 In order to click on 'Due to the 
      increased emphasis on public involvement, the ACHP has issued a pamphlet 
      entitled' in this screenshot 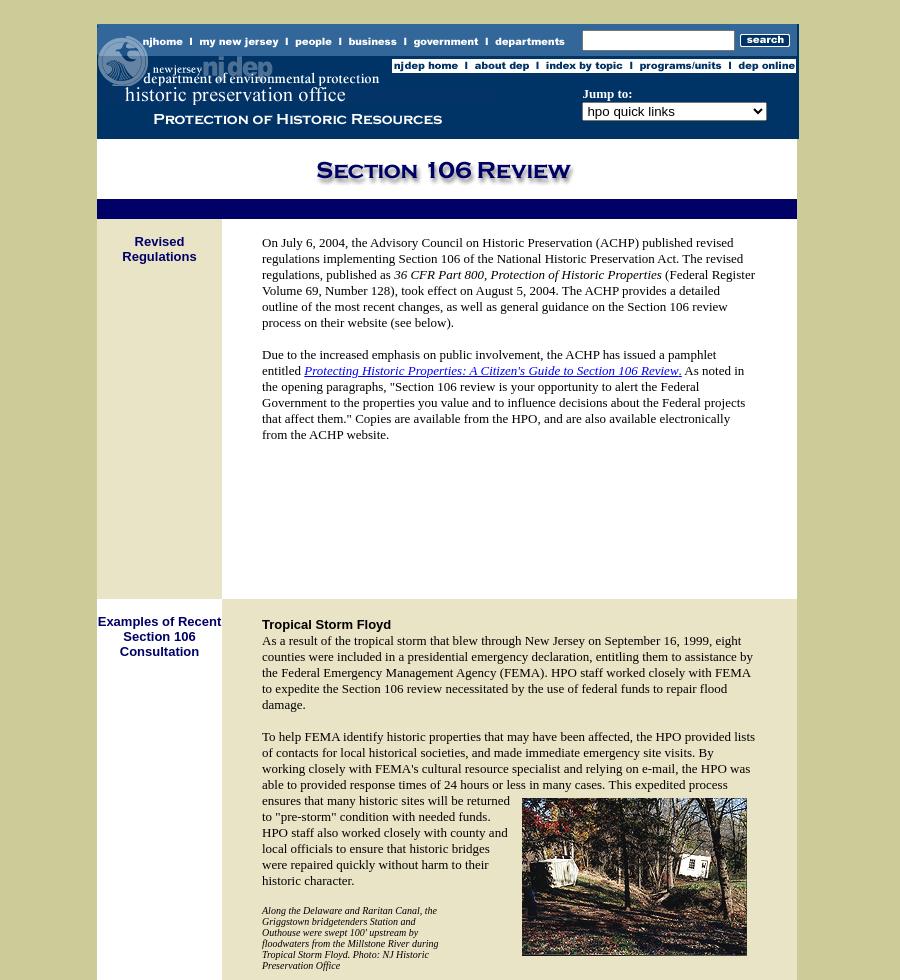, I will do `click(487, 362)`.